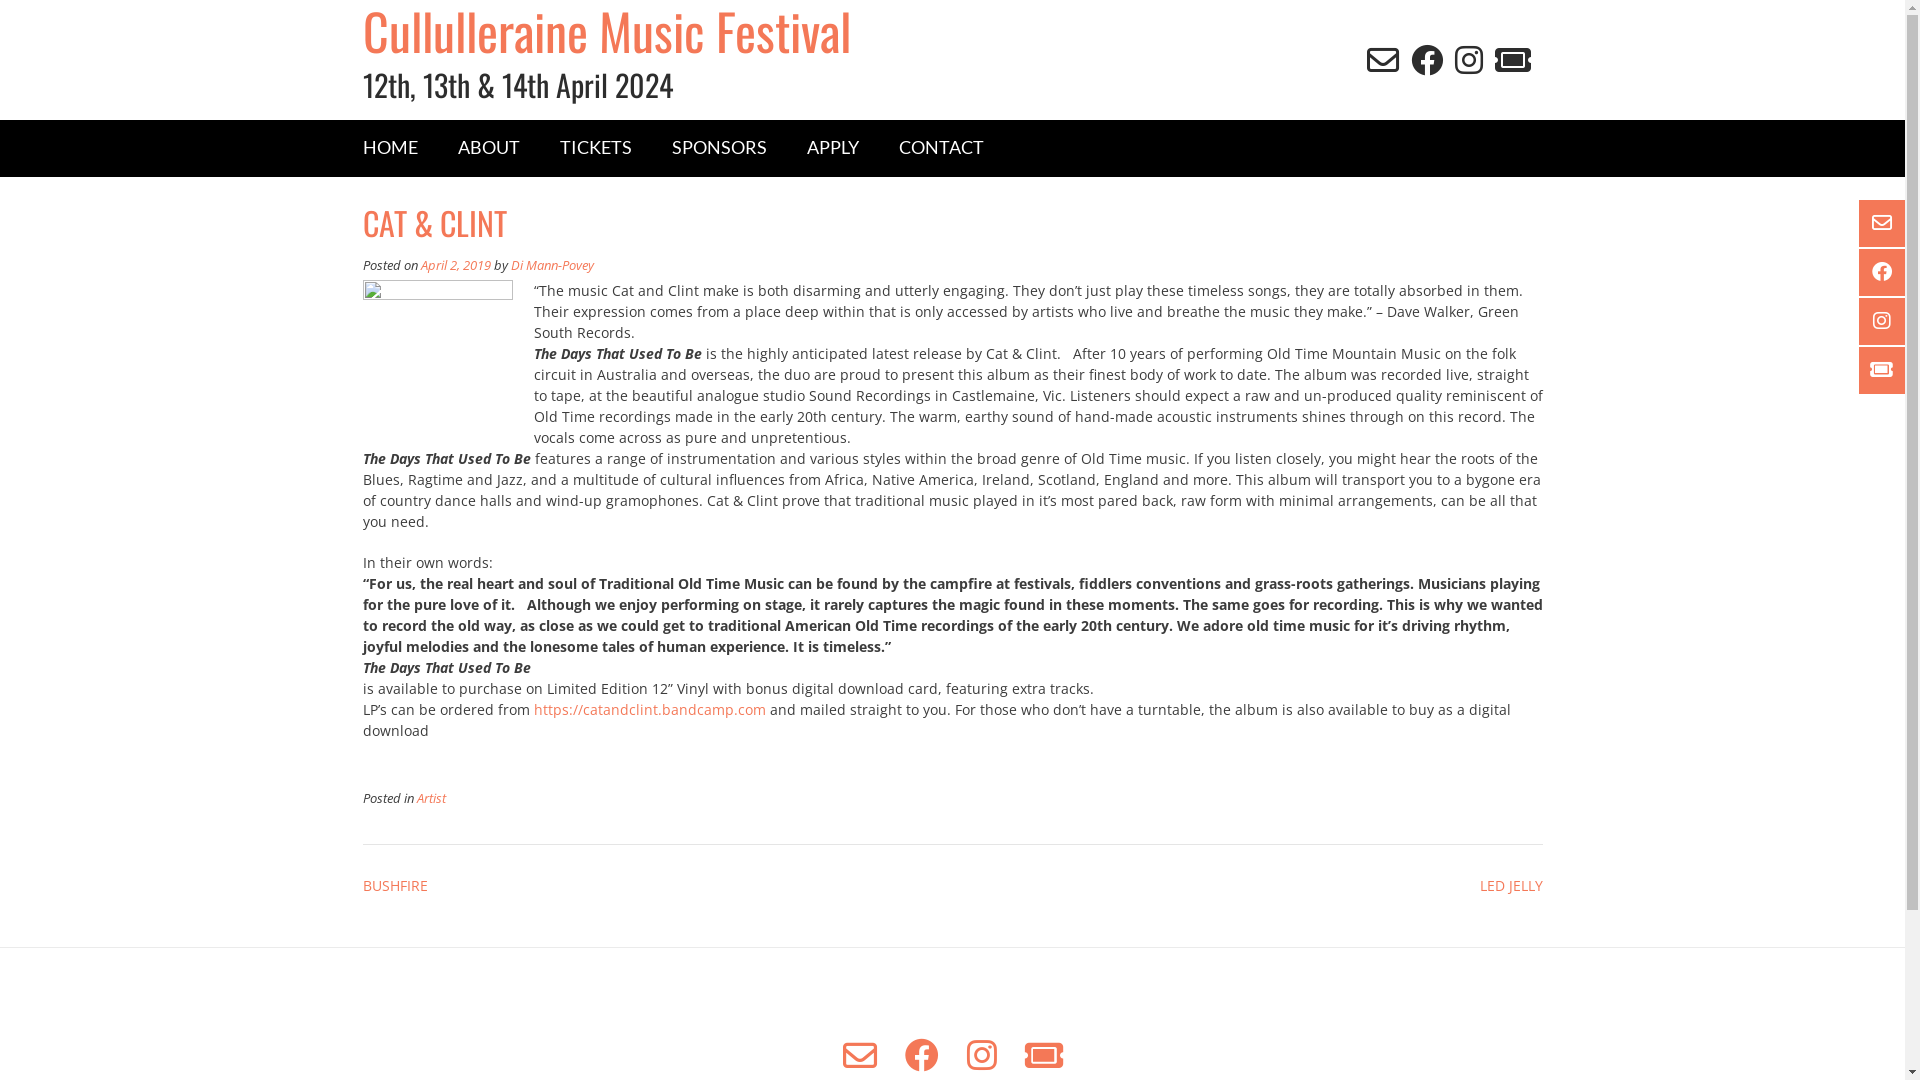 The width and height of the screenshot is (1920, 1080). Describe the element at coordinates (1883, 272) in the screenshot. I see `'Find Us on Facebook'` at that location.